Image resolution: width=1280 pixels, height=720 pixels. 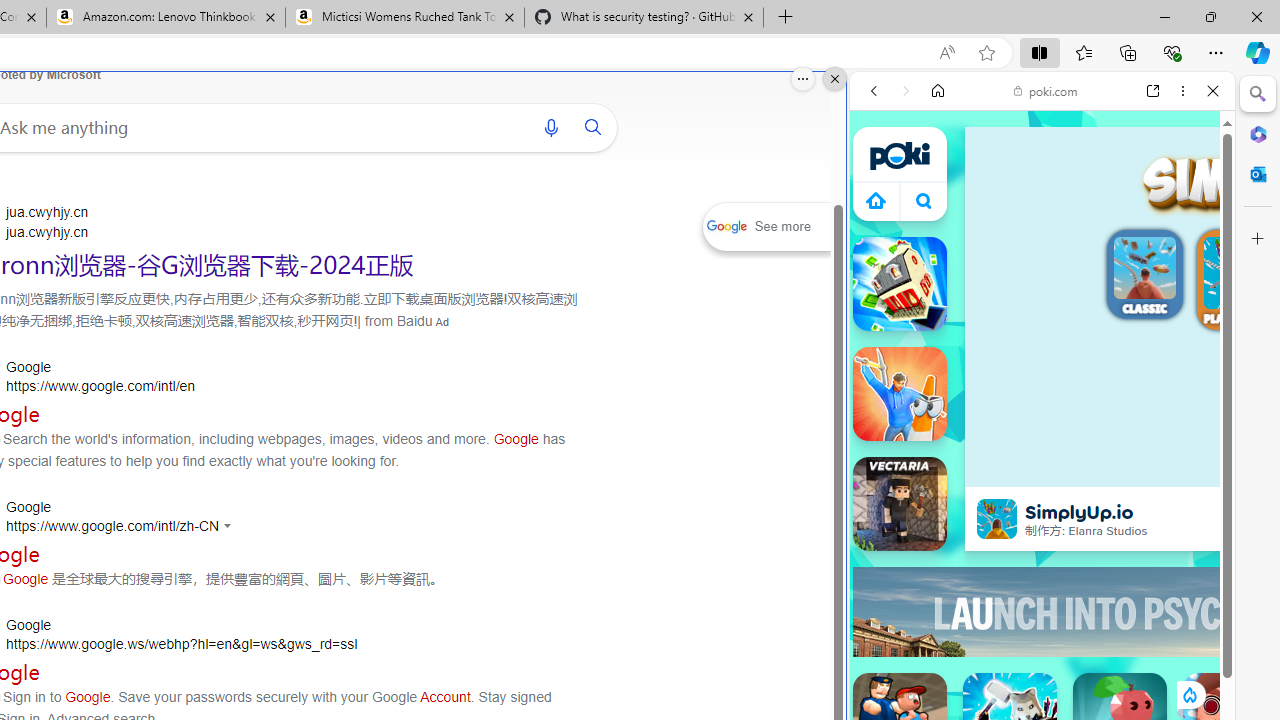 I want to click on 'Class: B_5ykBA46kDOxiz_R9wm', so click(x=923, y=200).